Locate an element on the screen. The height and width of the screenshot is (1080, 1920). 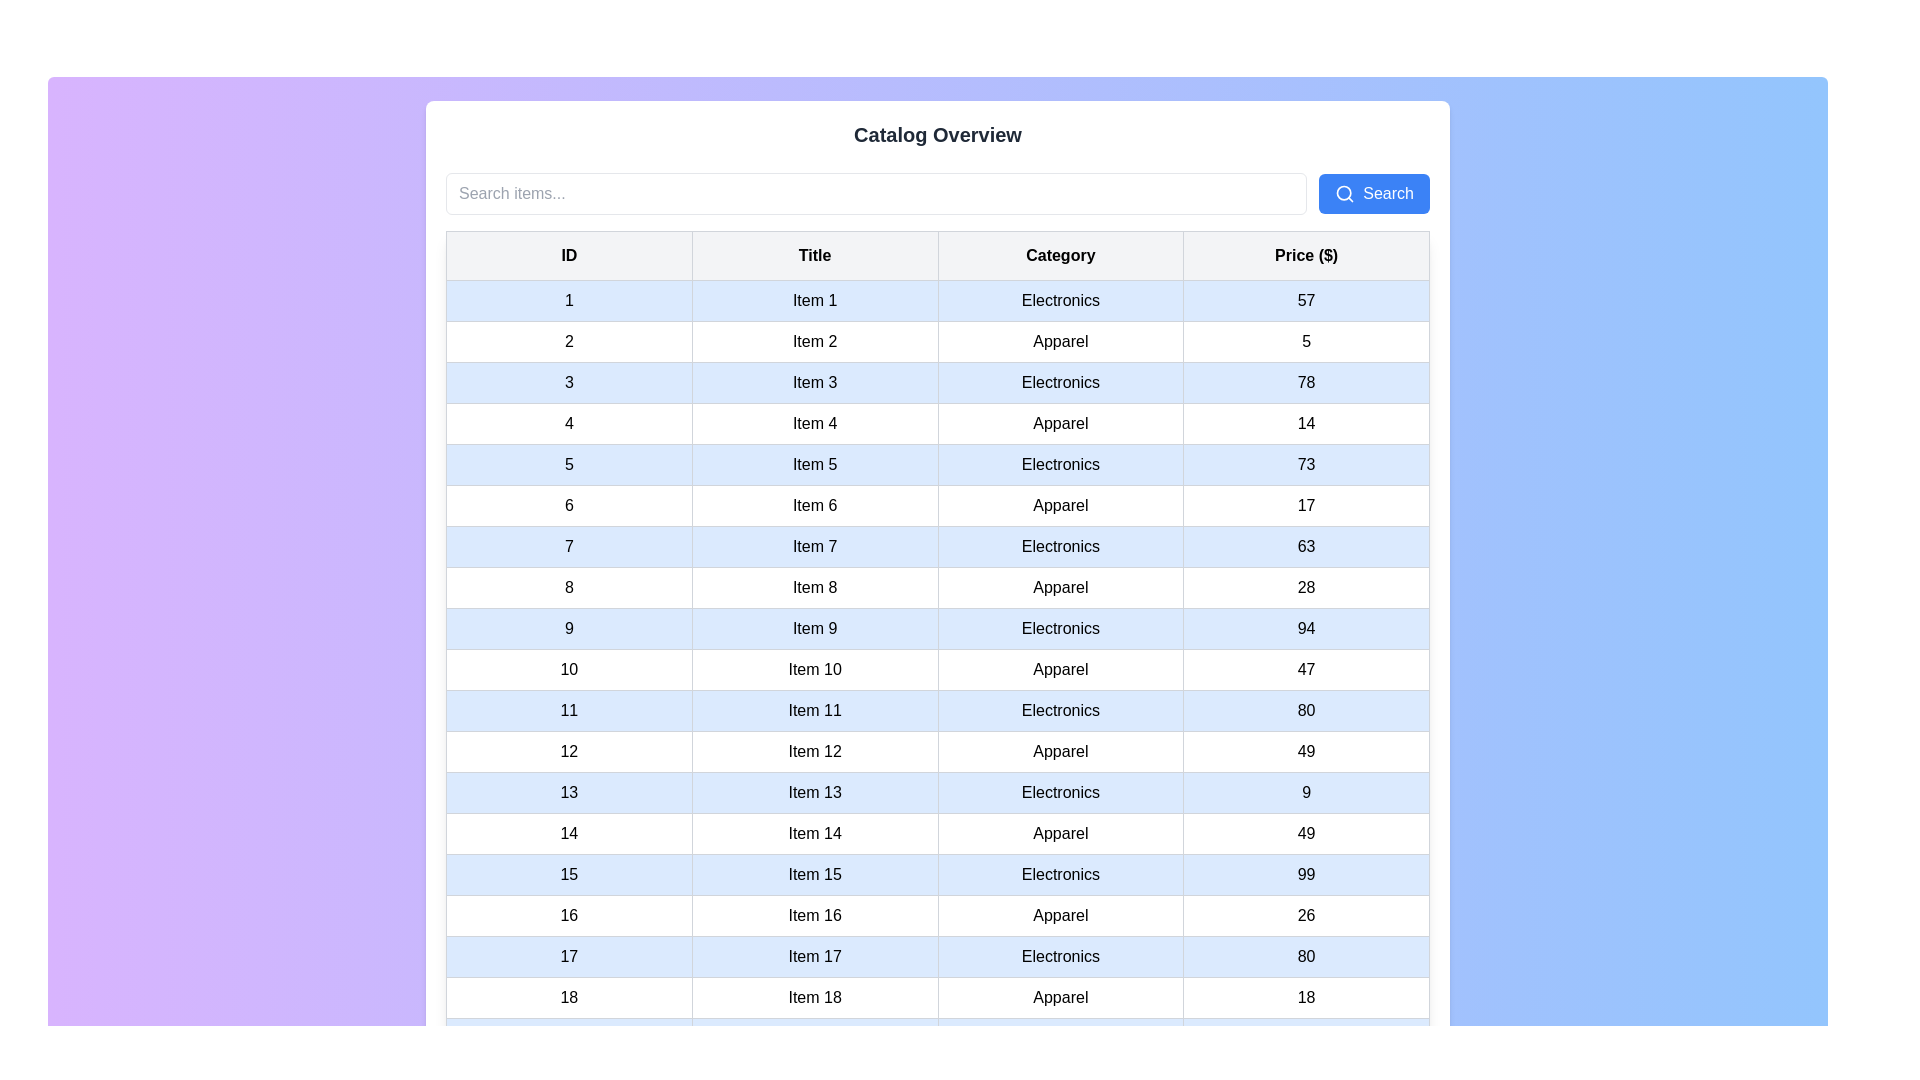
the table cell displaying 'Item 2' in the second column of the table under the 'Title' column, which is visually styled with padding and a gray border is located at coordinates (815, 341).